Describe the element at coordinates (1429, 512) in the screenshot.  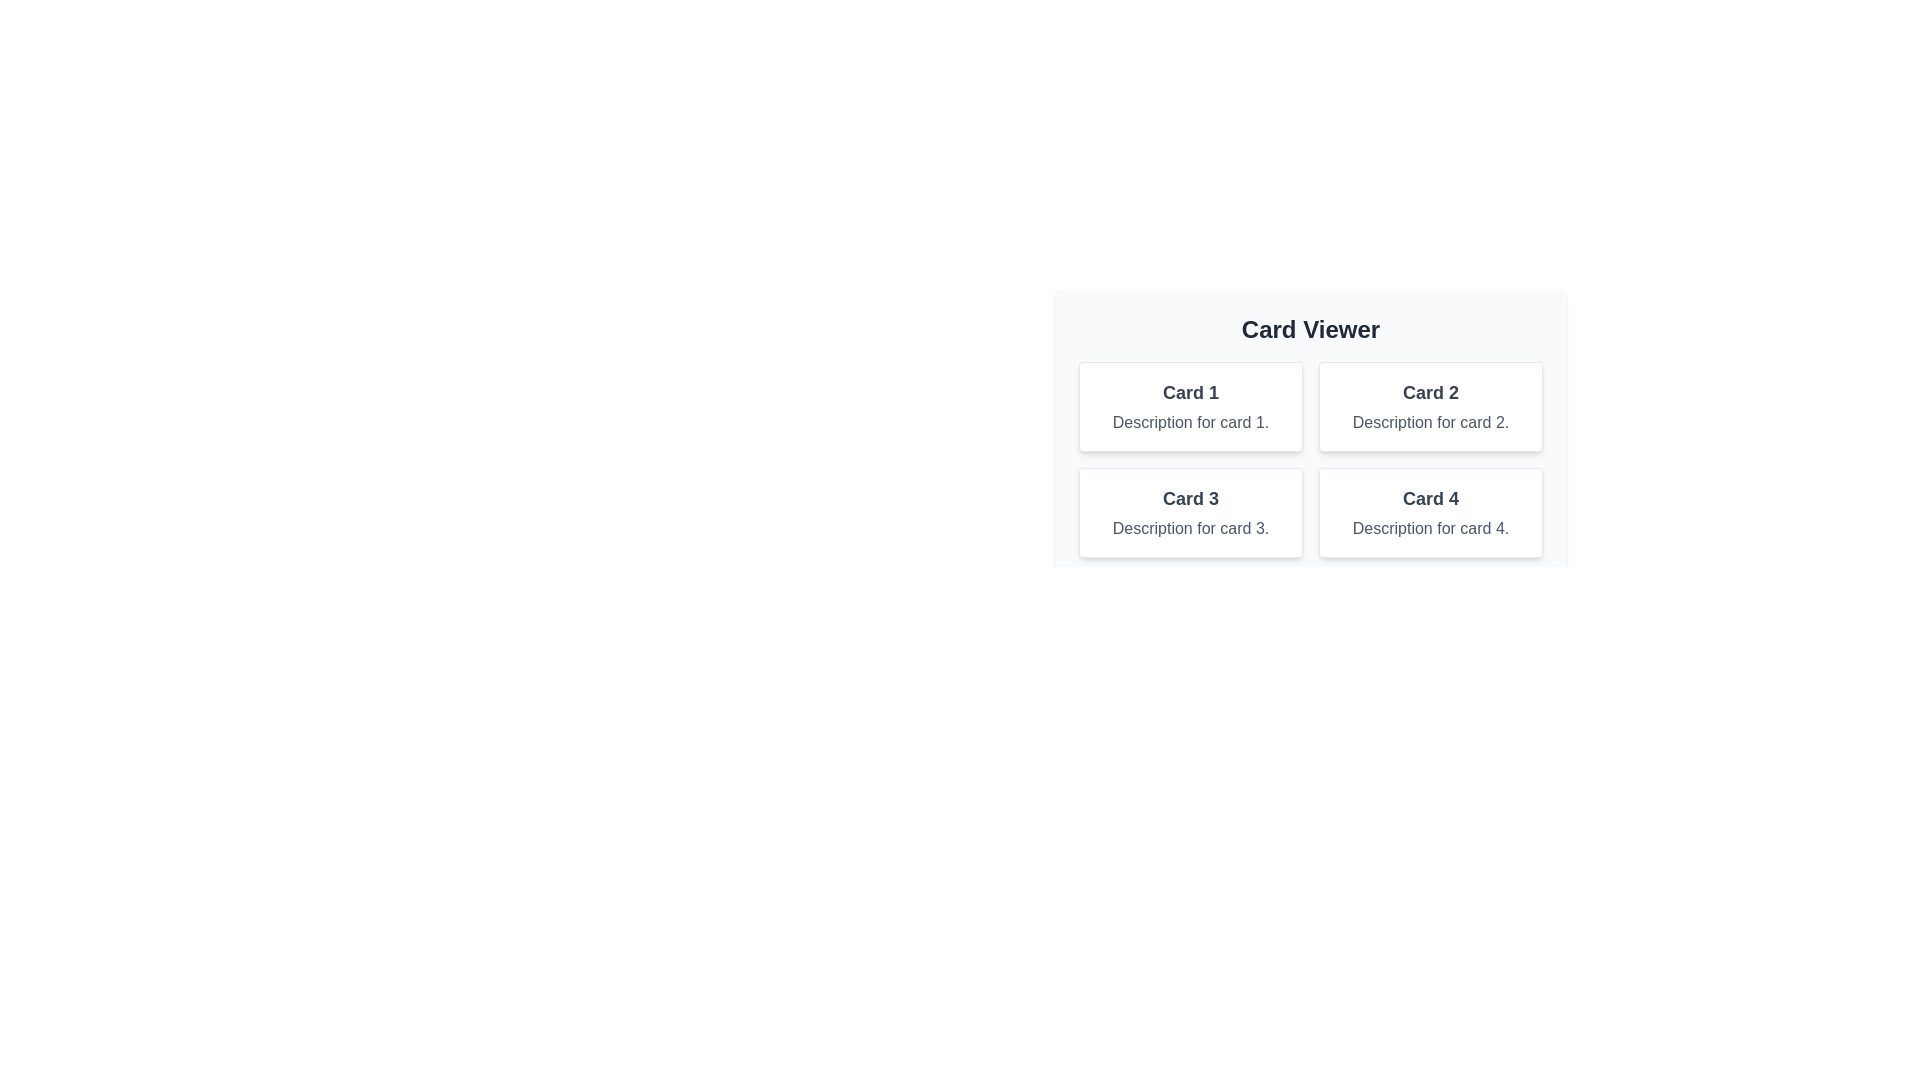
I see `the information presented by the descriptive card located in the lower-right corner of a grid layout, specifically 'Card 4'` at that location.